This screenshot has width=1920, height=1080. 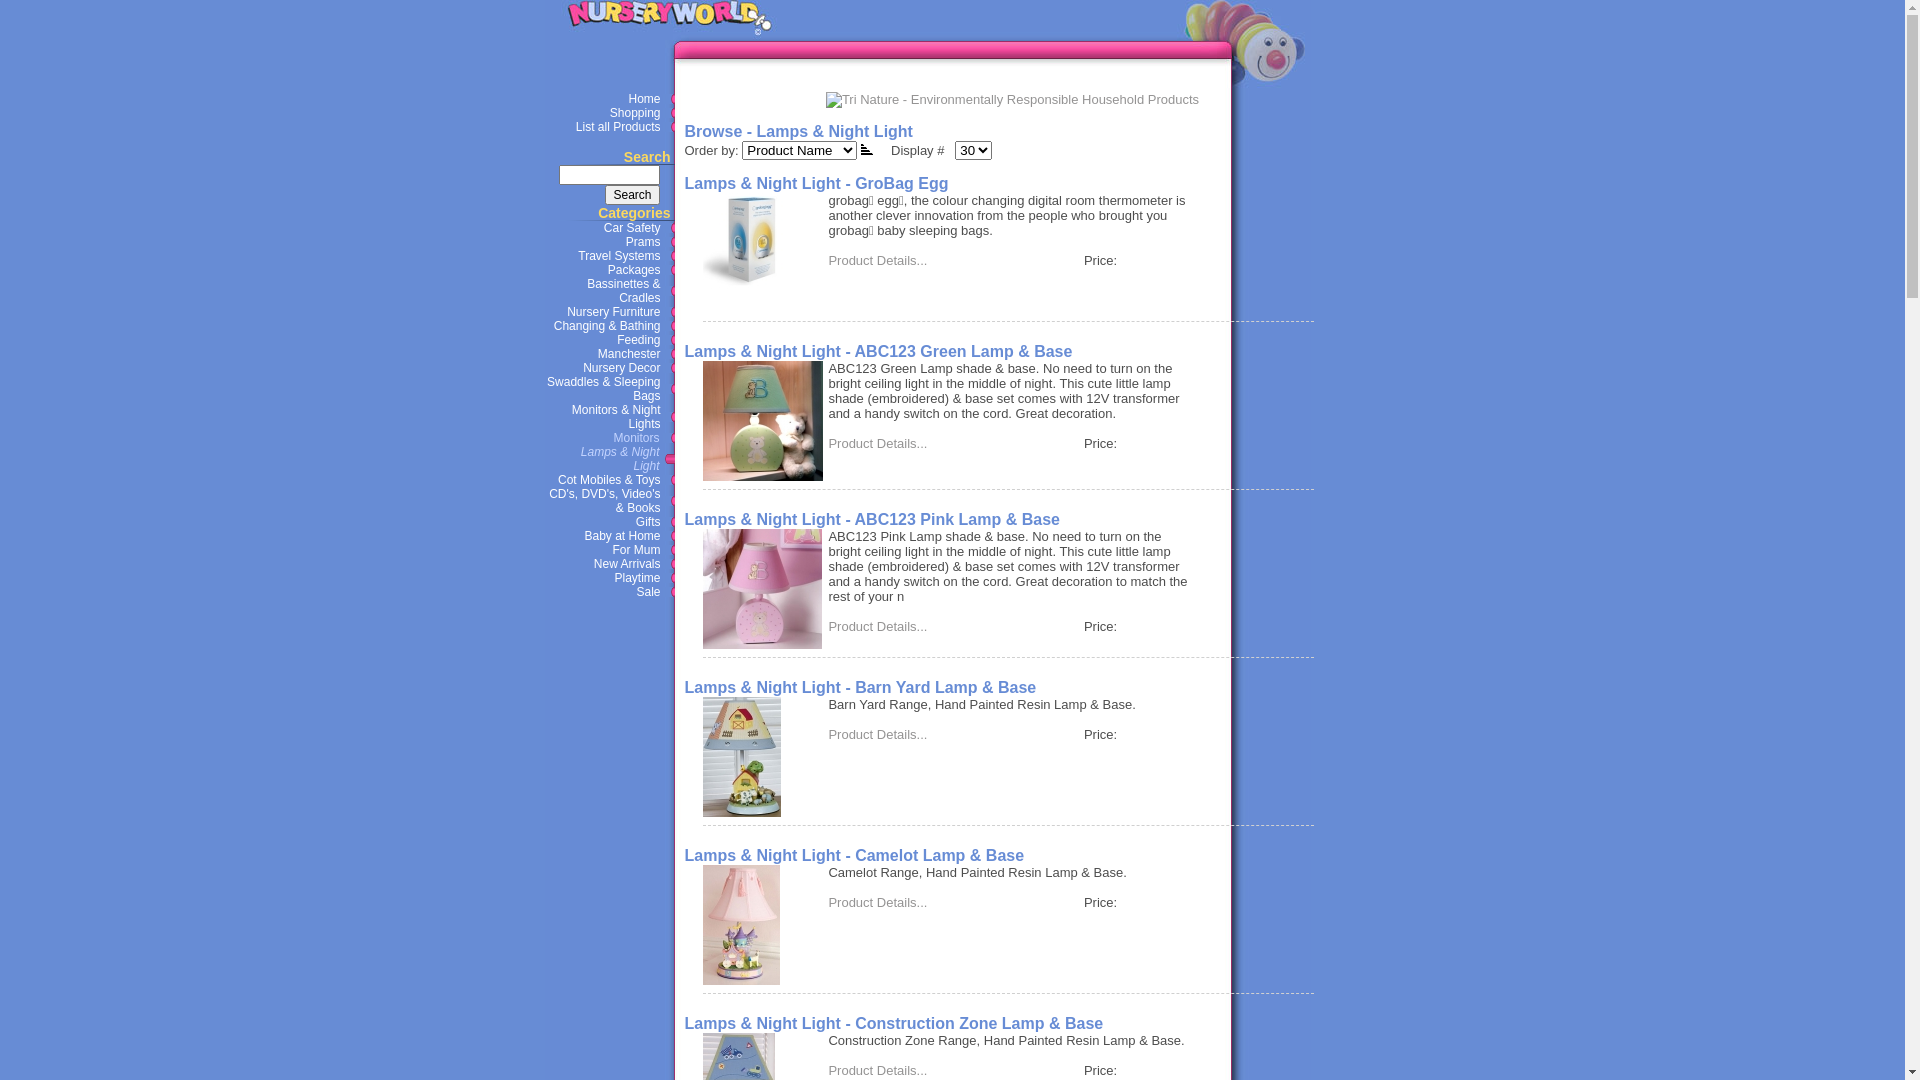 What do you see at coordinates (860, 148) in the screenshot?
I see `'Descending order'` at bounding box center [860, 148].